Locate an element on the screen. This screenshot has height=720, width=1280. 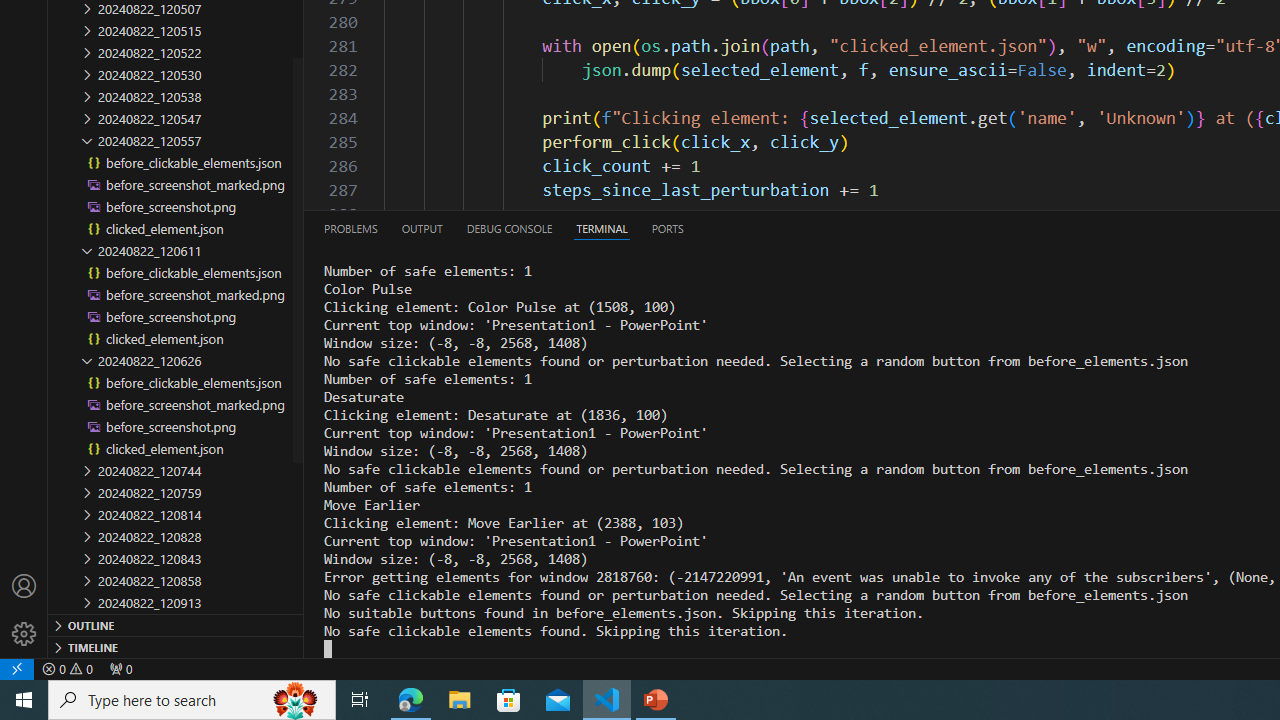
'Debug Console (Ctrl+Shift+Y)' is located at coordinates (509, 227).